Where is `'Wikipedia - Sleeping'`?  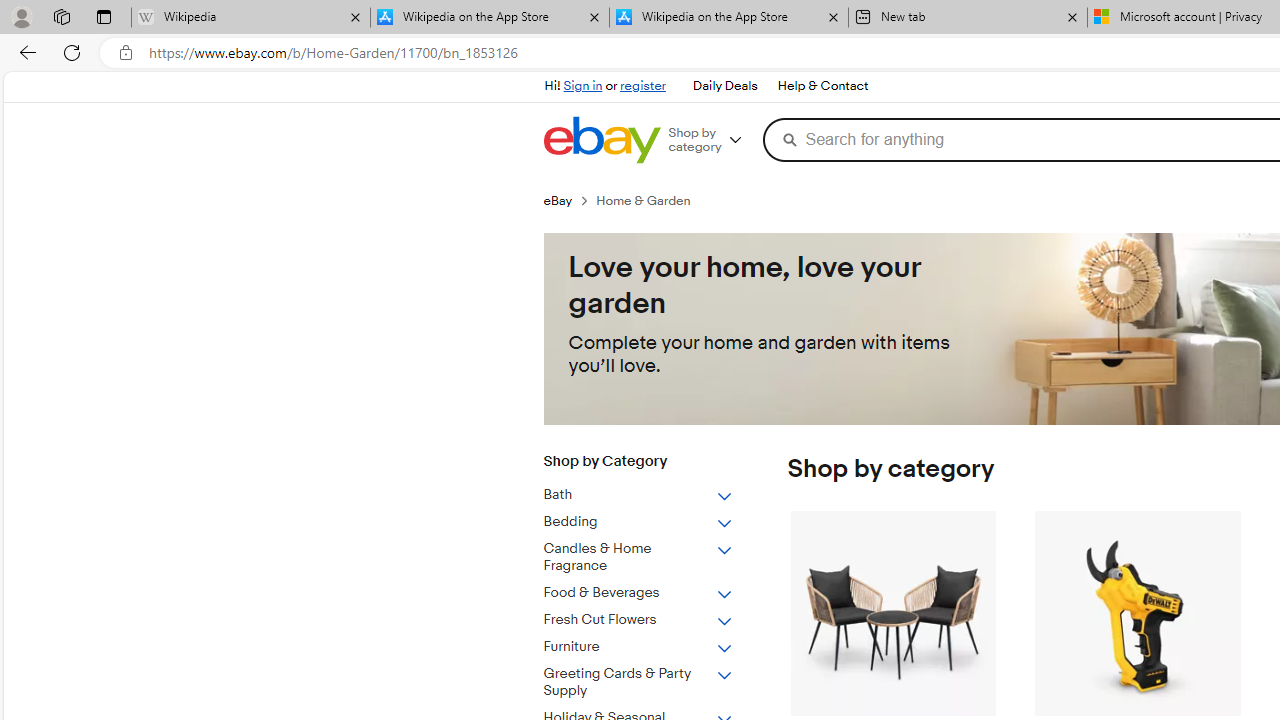 'Wikipedia - Sleeping' is located at coordinates (249, 17).